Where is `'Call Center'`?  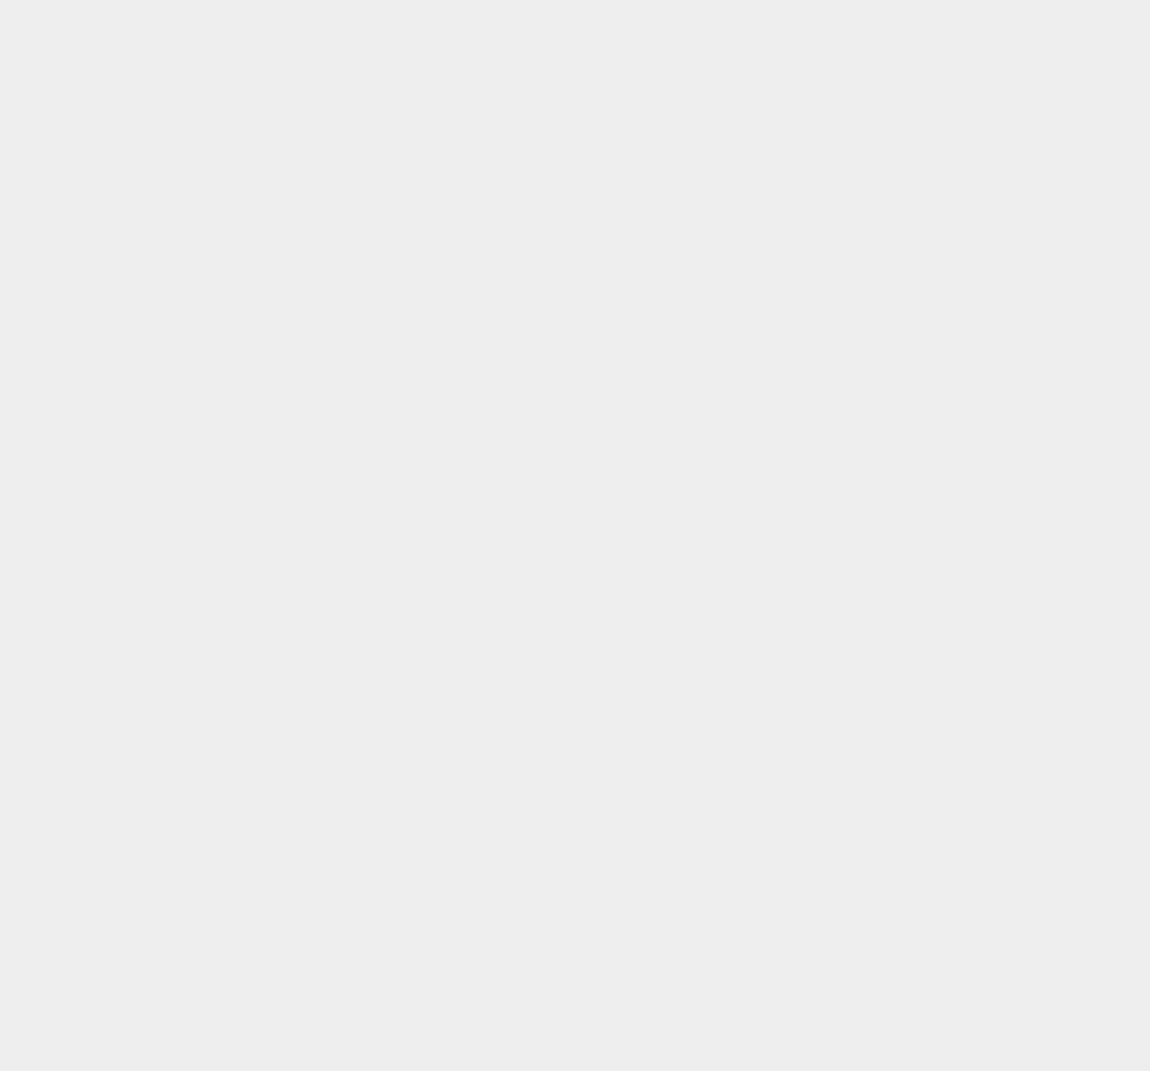
'Call Center' is located at coordinates (845, 81).